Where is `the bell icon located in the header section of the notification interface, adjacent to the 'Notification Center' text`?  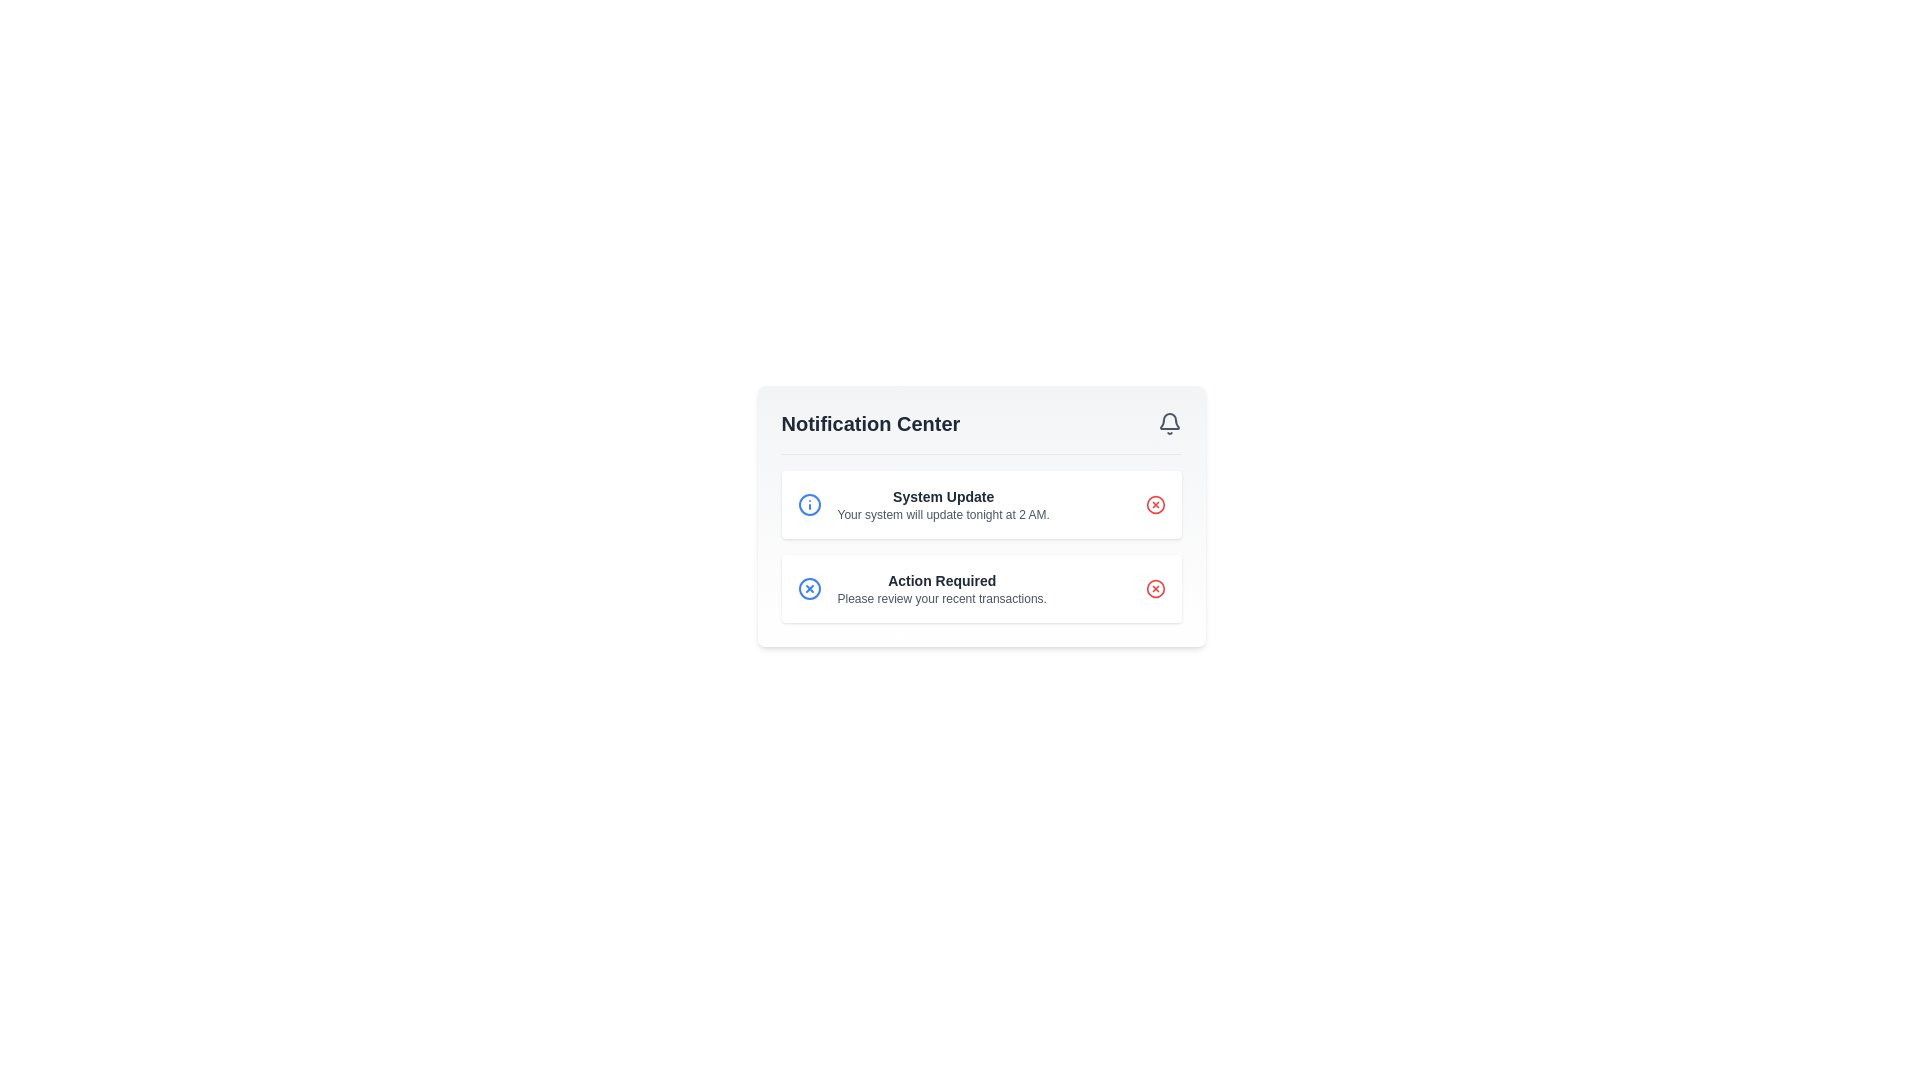
the bell icon located in the header section of the notification interface, adjacent to the 'Notification Center' text is located at coordinates (1169, 423).